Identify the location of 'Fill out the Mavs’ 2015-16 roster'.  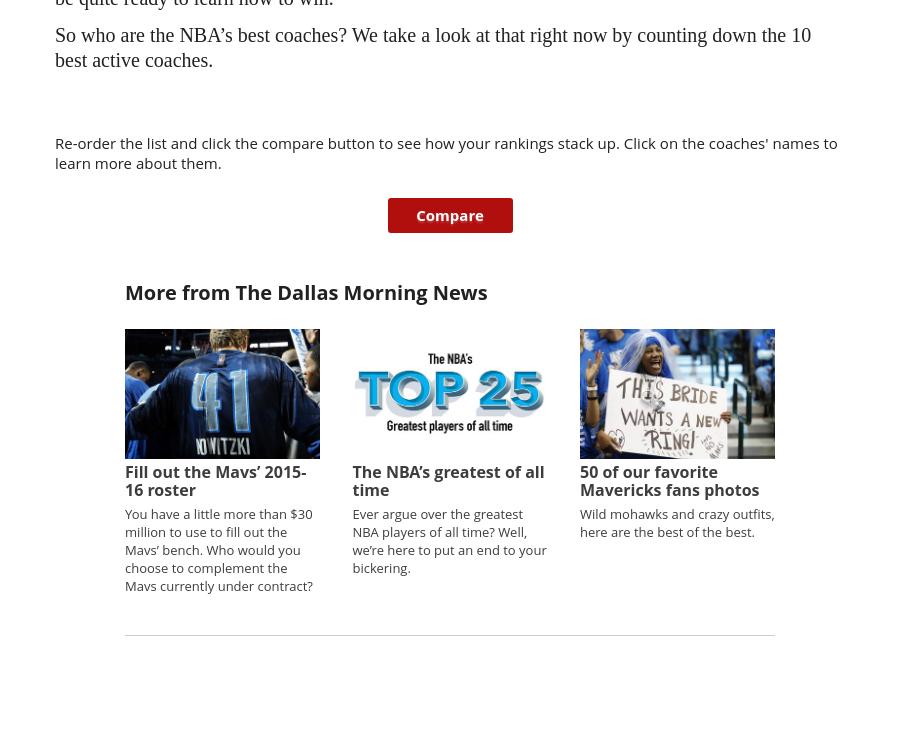
(215, 480).